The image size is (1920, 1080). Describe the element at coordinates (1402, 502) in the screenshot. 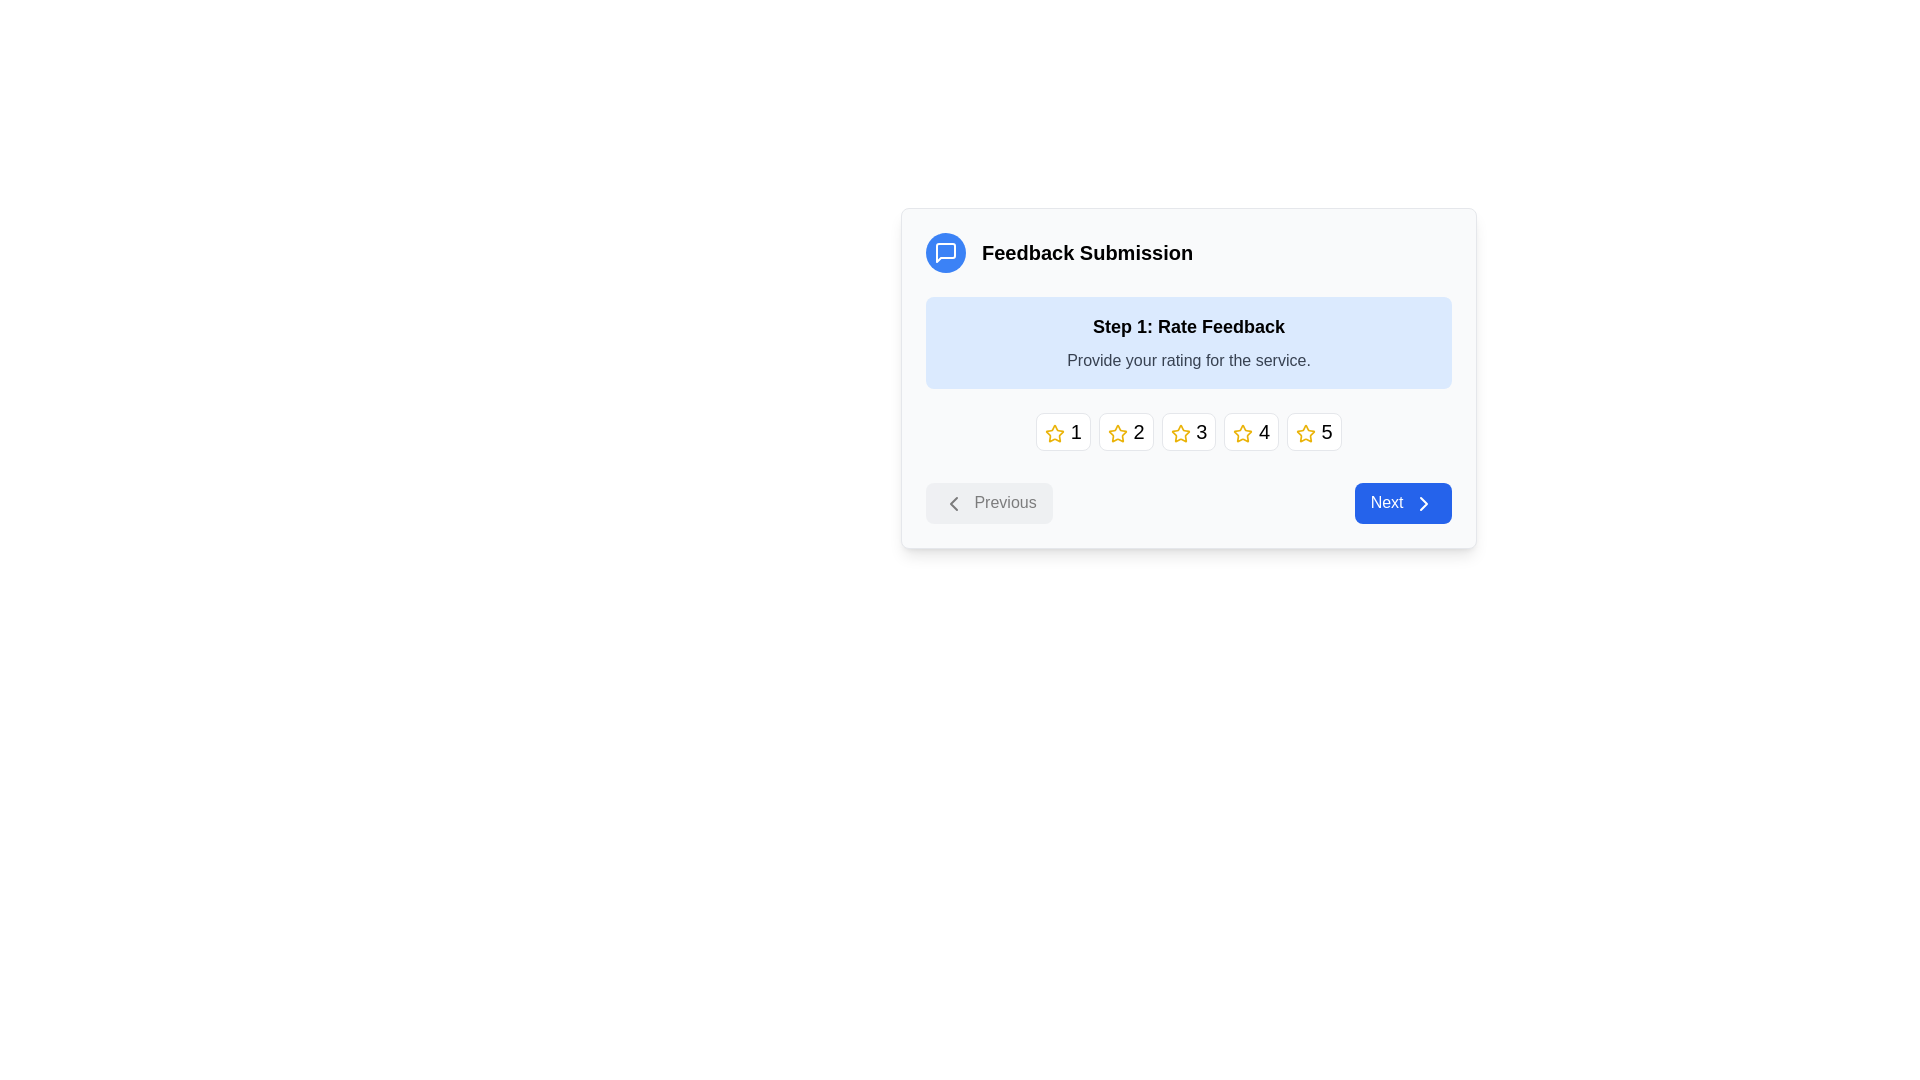

I see `the rectangular button with a blue background and white text labeled 'Next', which is located in the bottom-right corner of the feedback submission card` at that location.